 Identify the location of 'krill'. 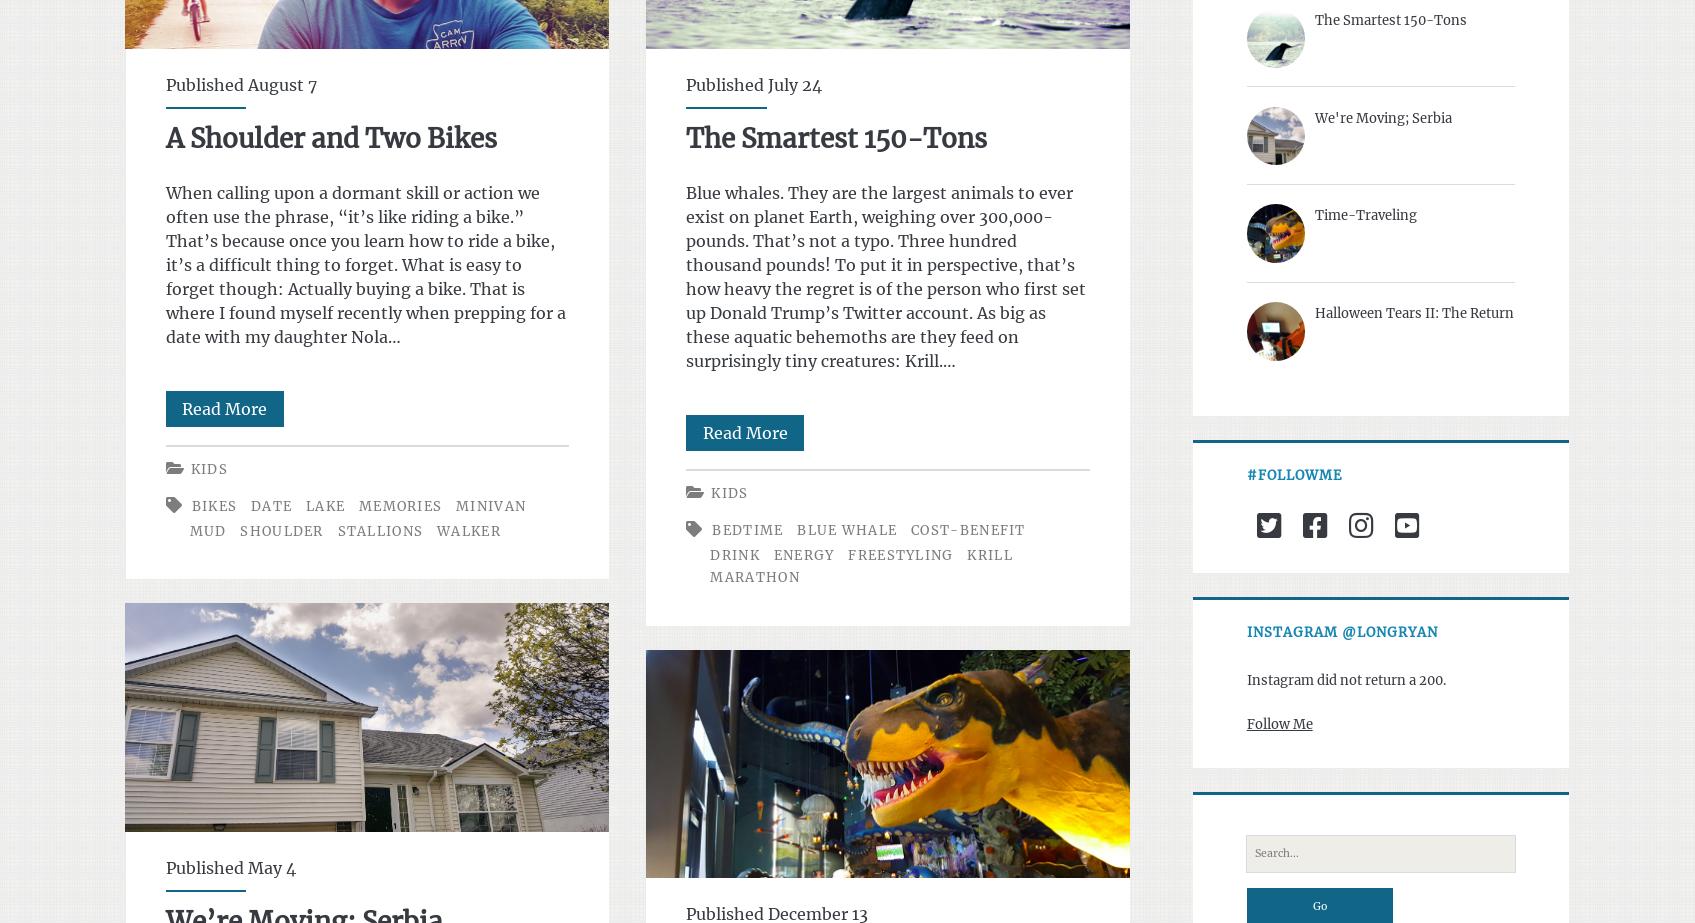
(988, 554).